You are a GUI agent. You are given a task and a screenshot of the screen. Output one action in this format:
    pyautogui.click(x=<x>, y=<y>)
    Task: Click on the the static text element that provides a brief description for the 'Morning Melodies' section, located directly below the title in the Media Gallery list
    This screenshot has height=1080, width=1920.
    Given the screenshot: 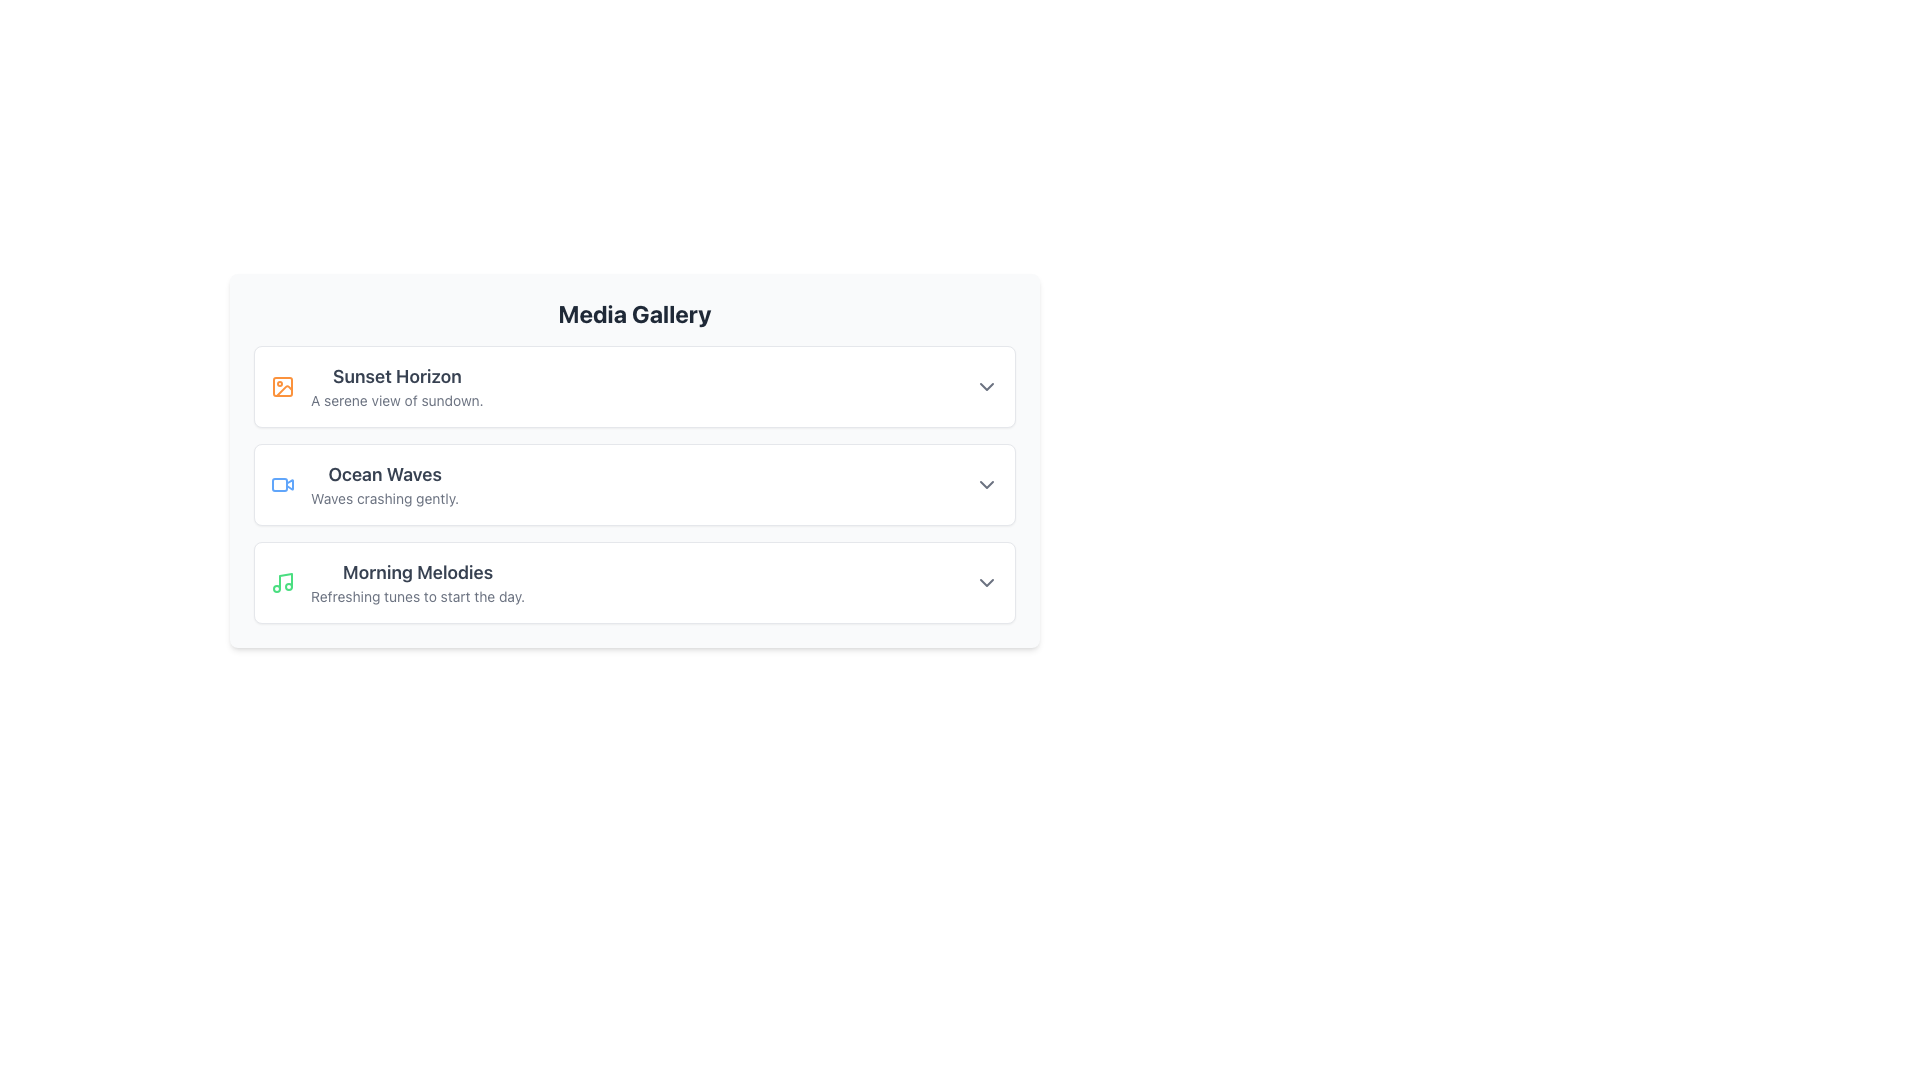 What is the action you would take?
    pyautogui.click(x=417, y=596)
    